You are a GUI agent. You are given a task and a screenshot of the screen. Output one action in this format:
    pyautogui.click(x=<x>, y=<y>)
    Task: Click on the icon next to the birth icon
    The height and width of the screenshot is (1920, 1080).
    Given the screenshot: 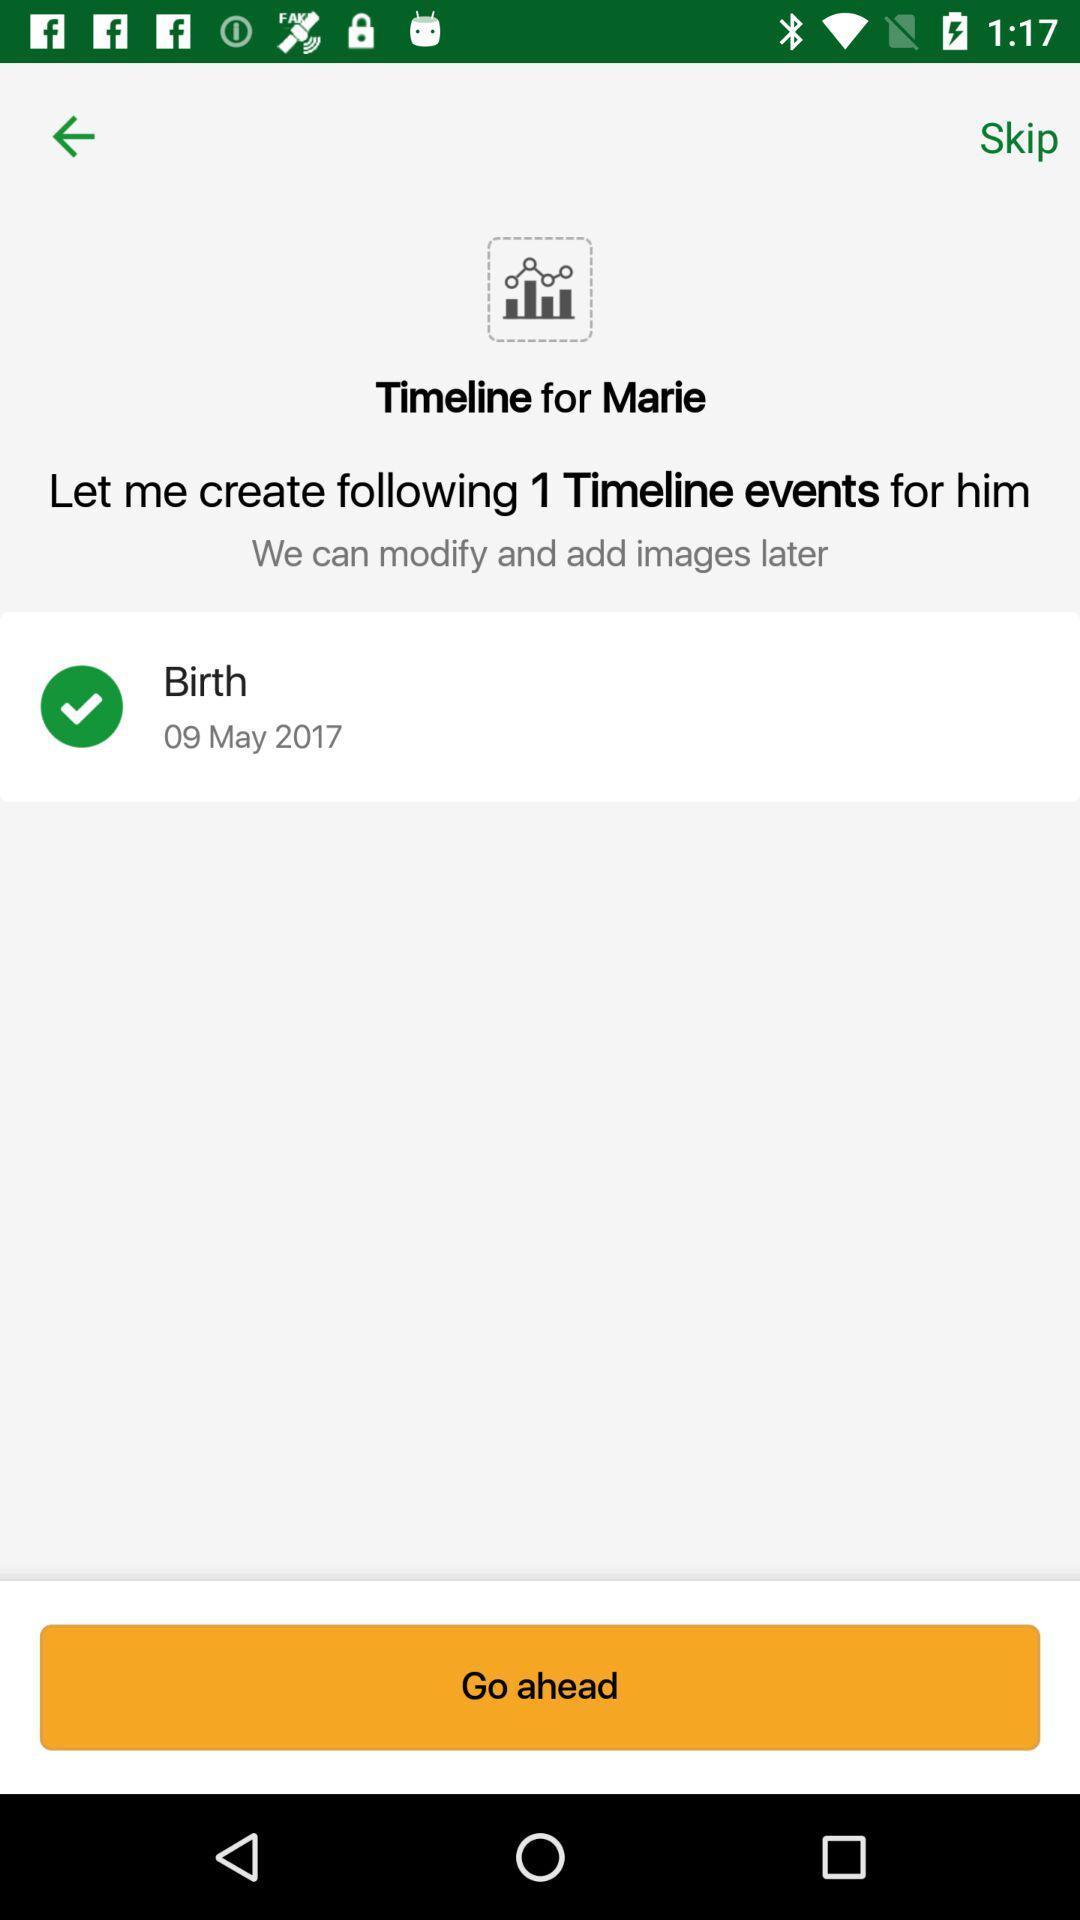 What is the action you would take?
    pyautogui.click(x=101, y=706)
    